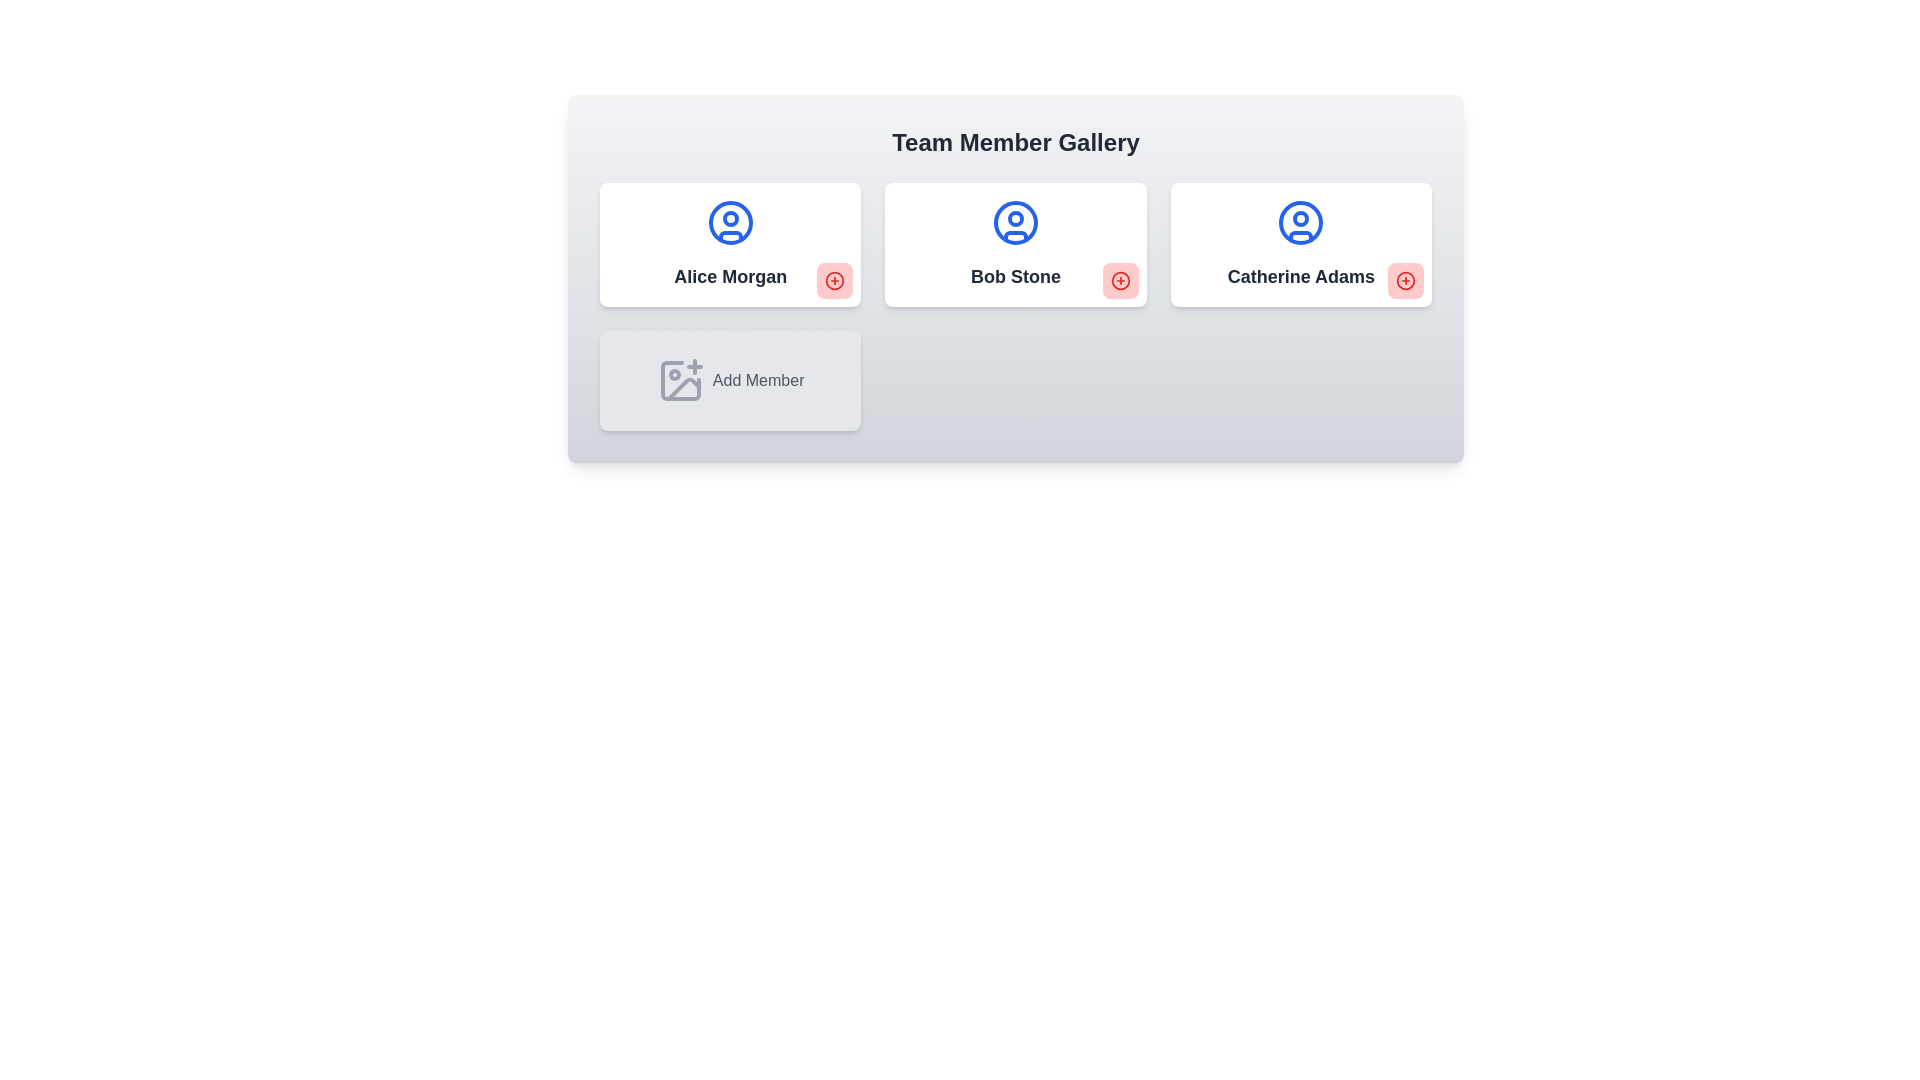  I want to click on the small circular button with a red background and a plus sign icon located in the bottom-right corner of the card containing the member details for 'Alice Morgan', so click(835, 281).